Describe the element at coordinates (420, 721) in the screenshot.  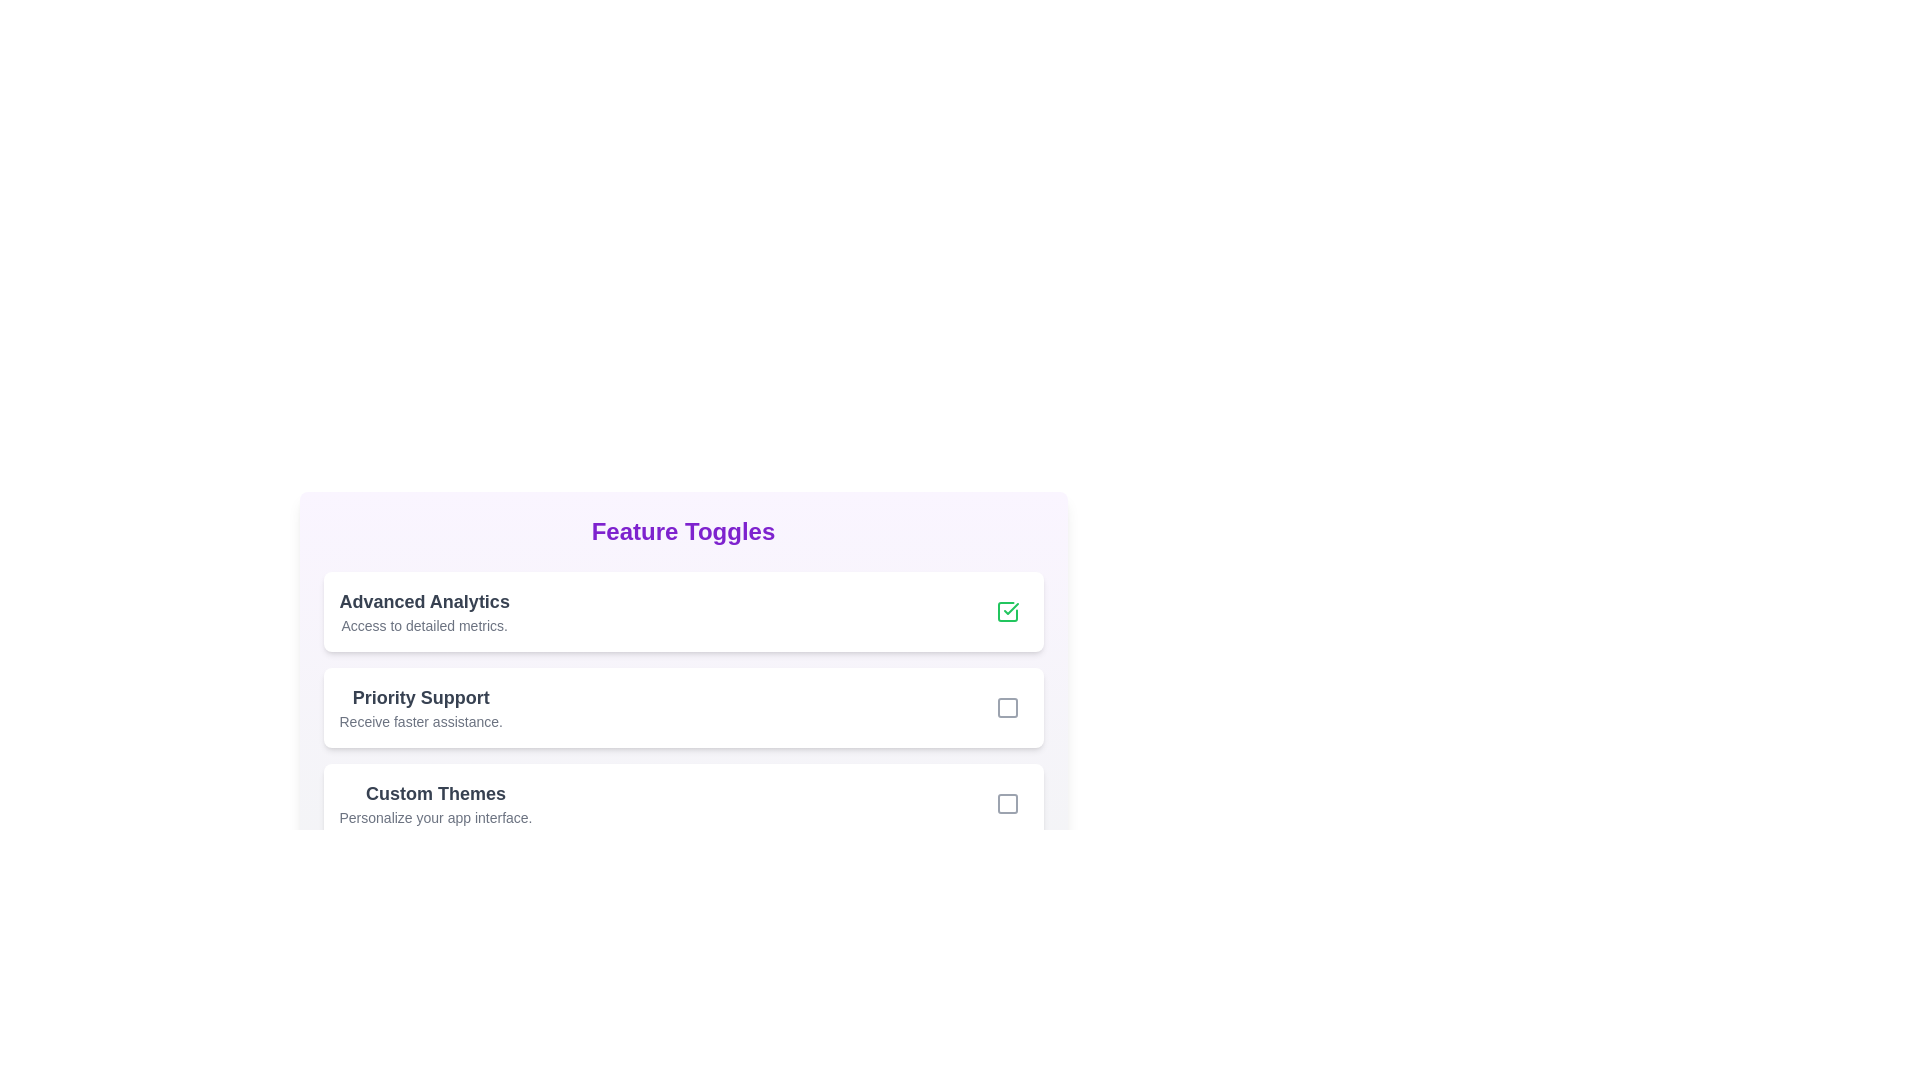
I see `text displayed below the 'Priority Support' feature toggle, which provides additional information about it` at that location.